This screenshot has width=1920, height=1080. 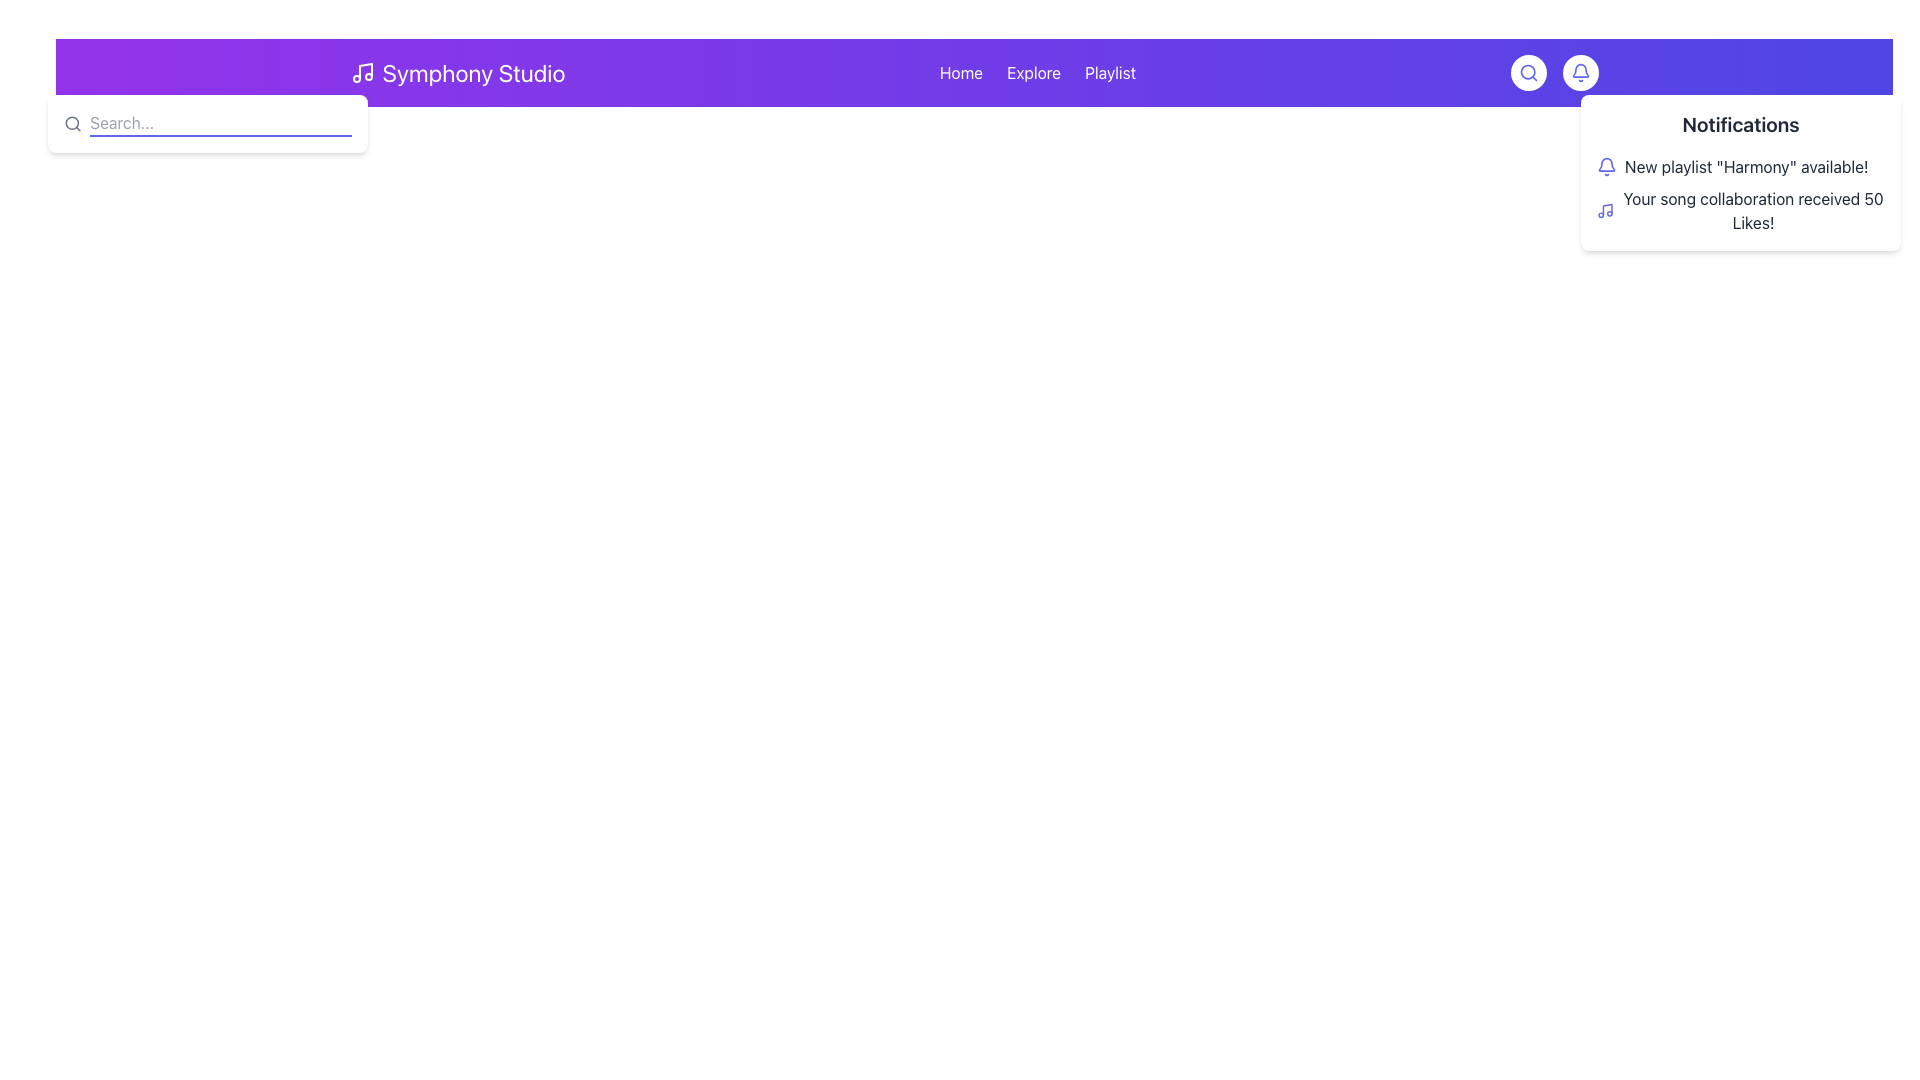 I want to click on the Static Text element that serves as the header for the notifications section, located in the top-right of the notification pop-up, so click(x=1740, y=124).